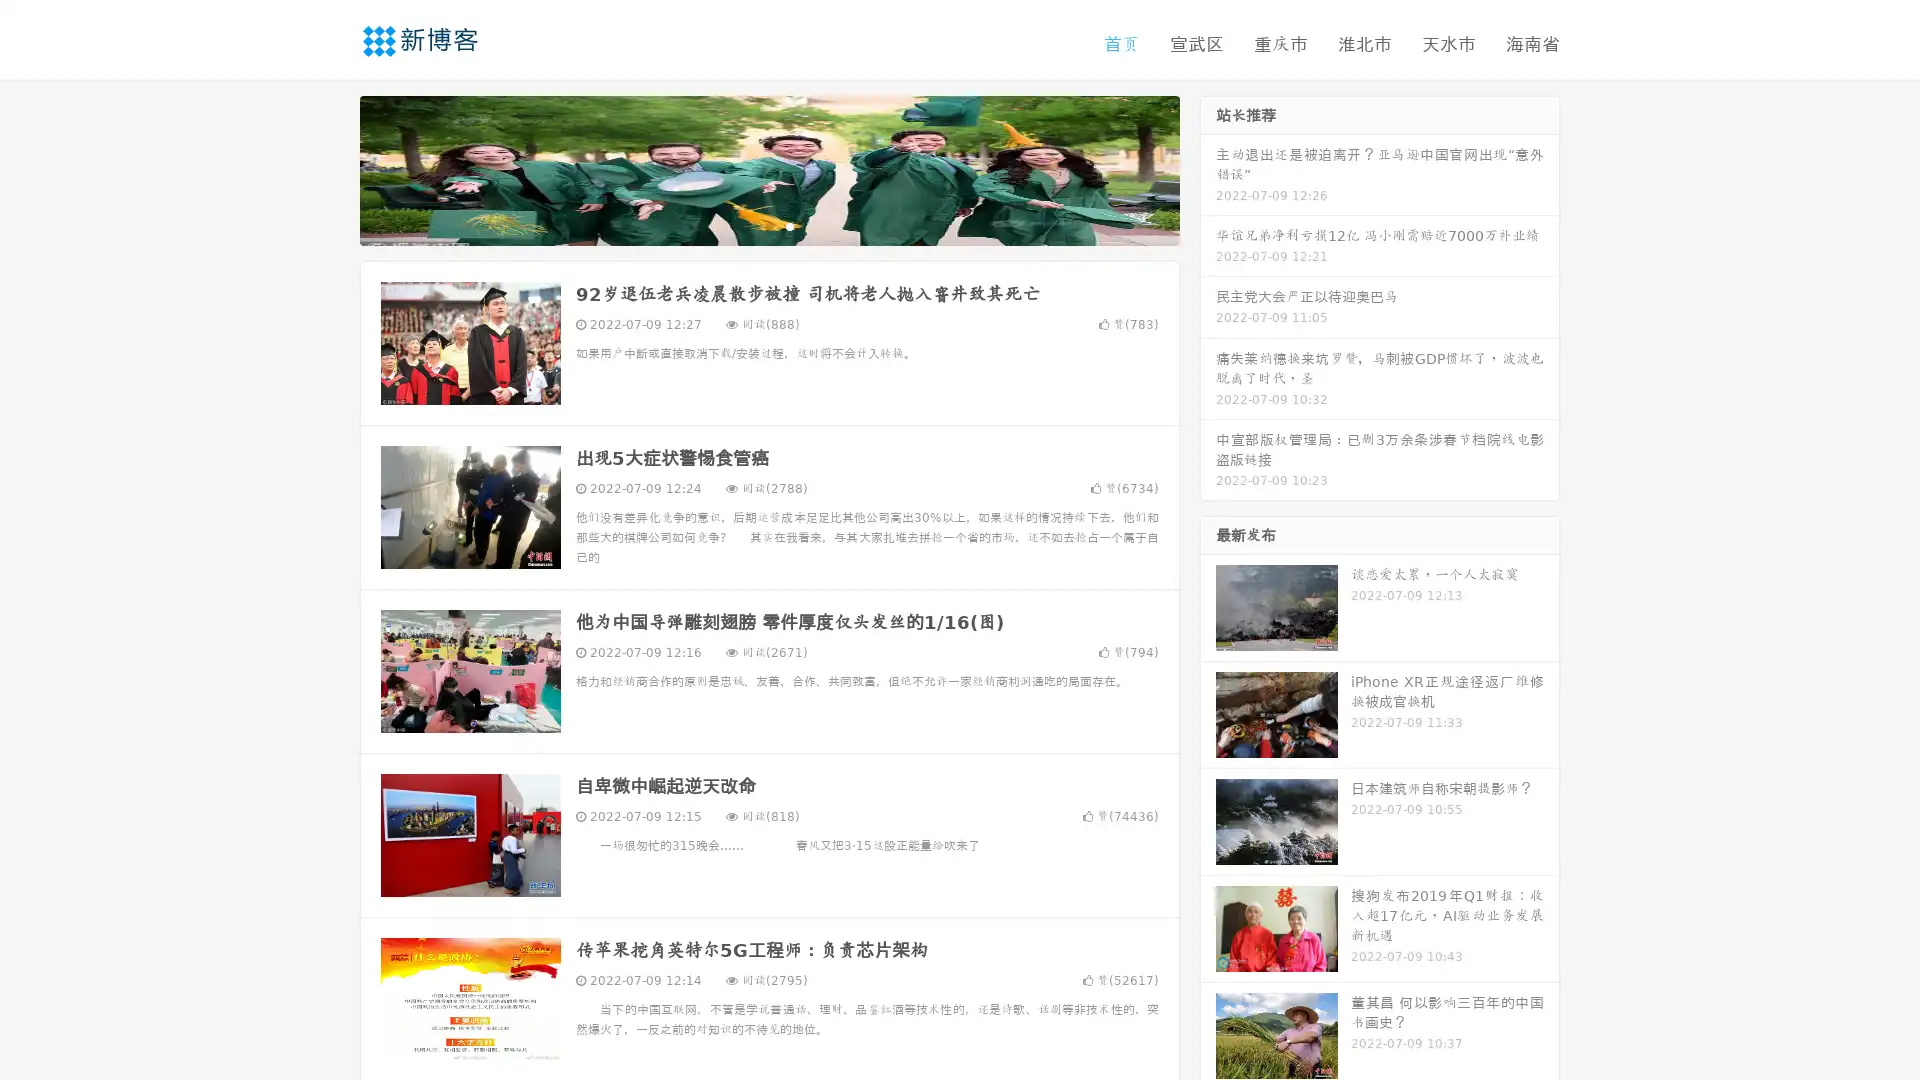 The width and height of the screenshot is (1920, 1080). I want to click on Next slide, so click(1208, 168).